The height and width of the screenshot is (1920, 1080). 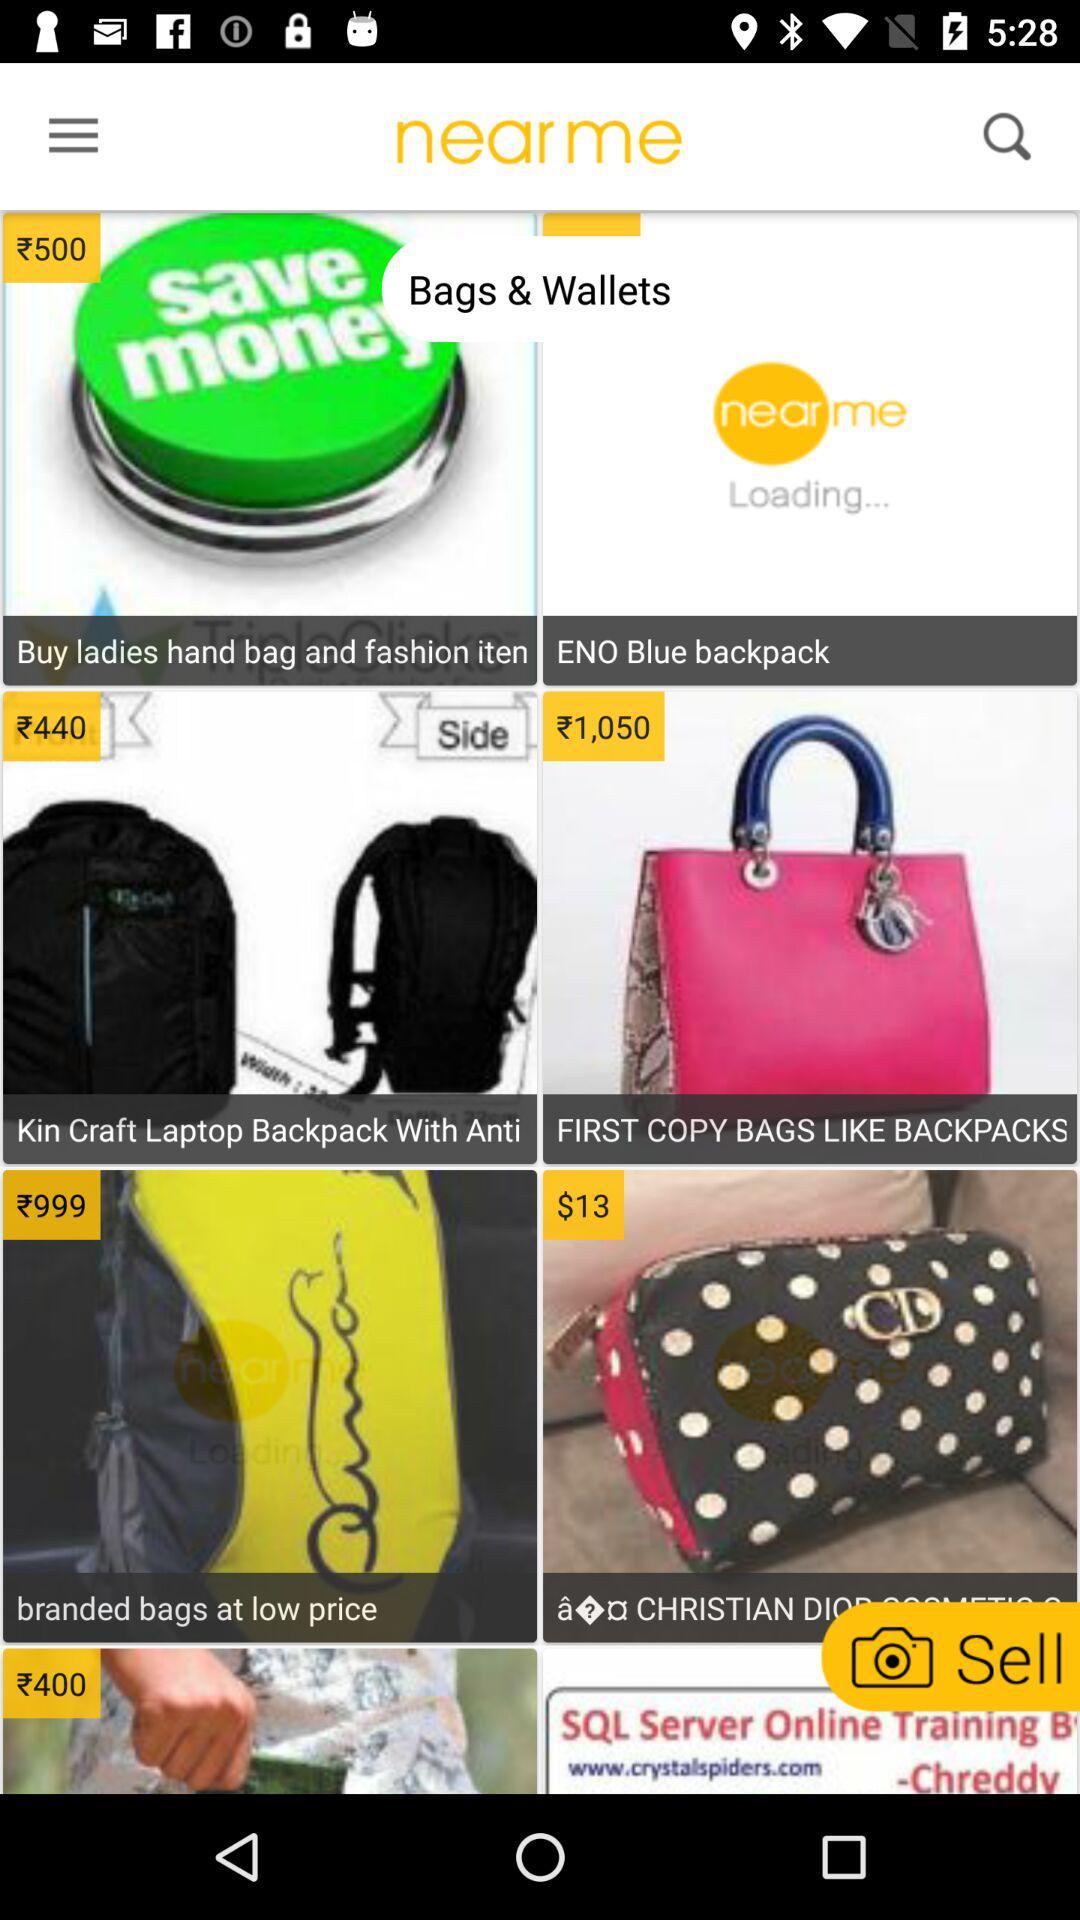 I want to click on advertisements website, so click(x=808, y=1723).